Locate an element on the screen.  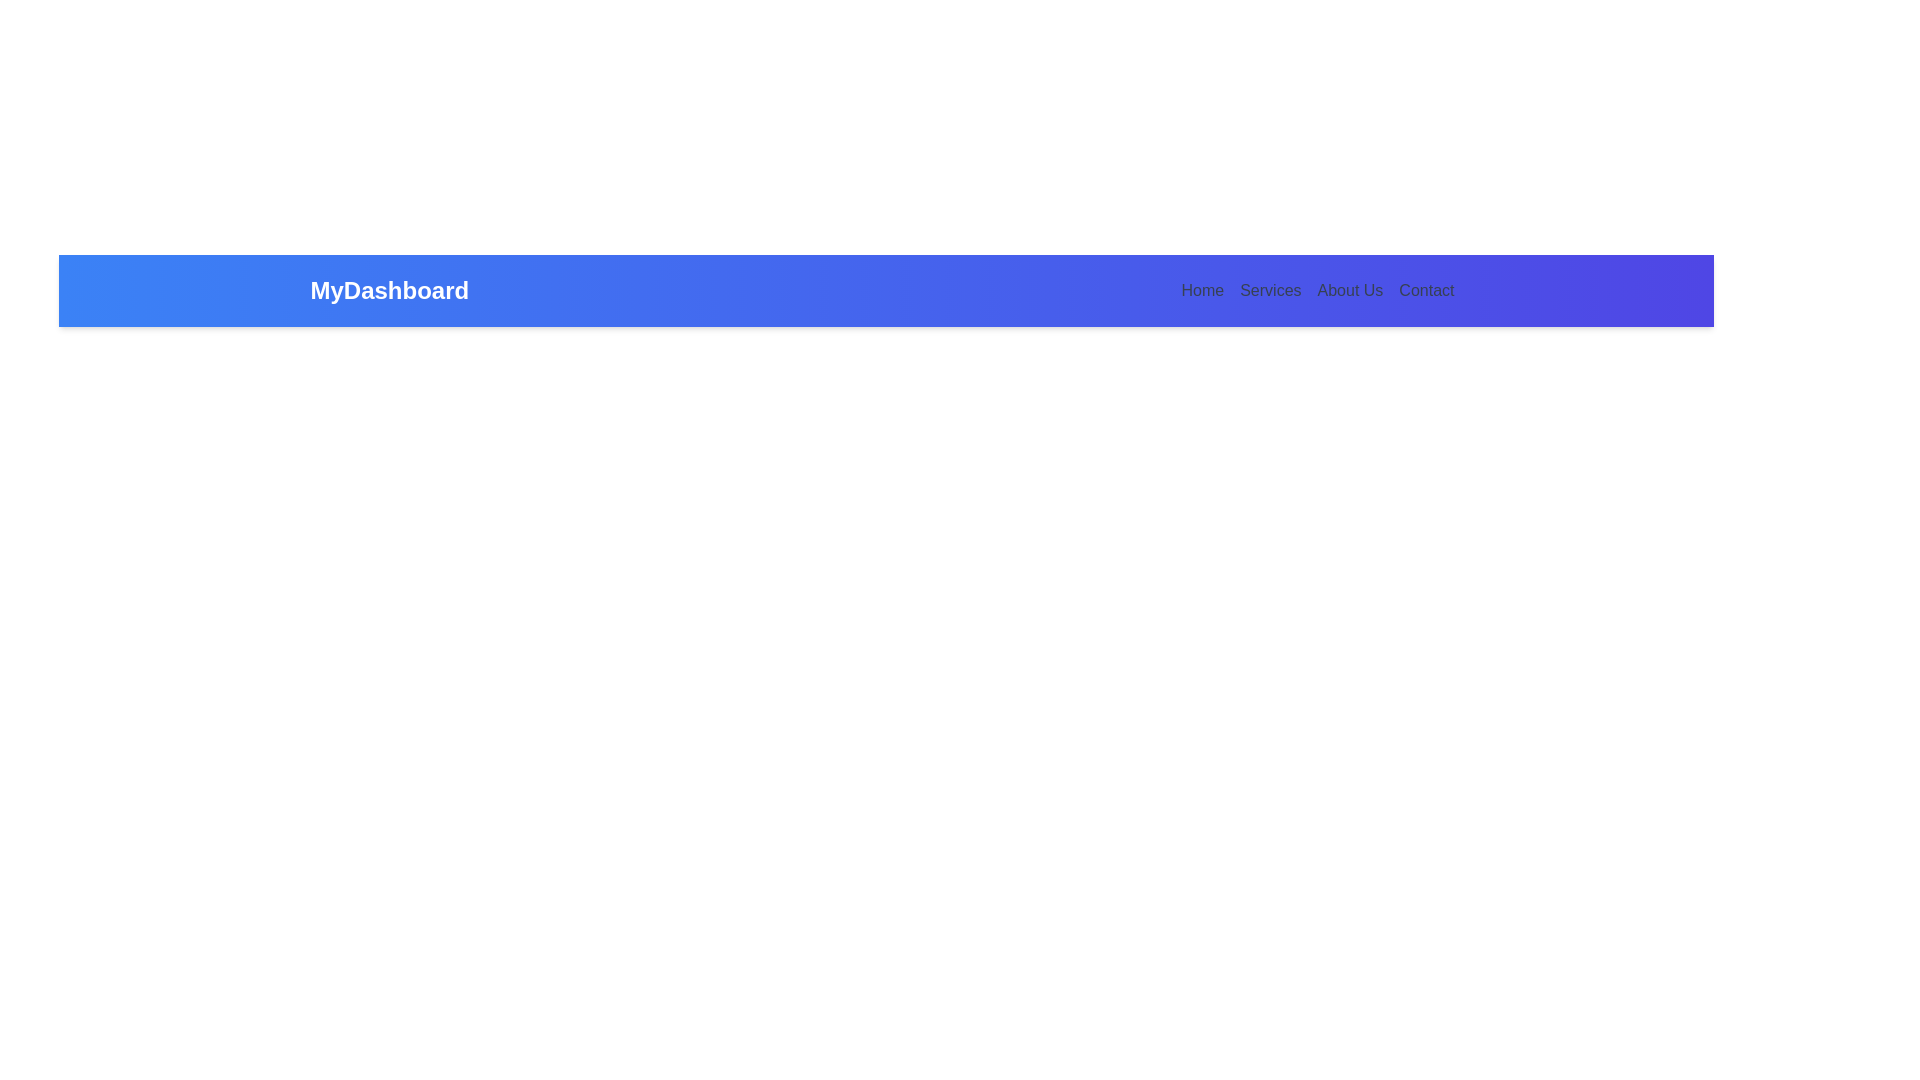
the 'Services' navigational link element located in the horizontal navigation menu is located at coordinates (1269, 290).